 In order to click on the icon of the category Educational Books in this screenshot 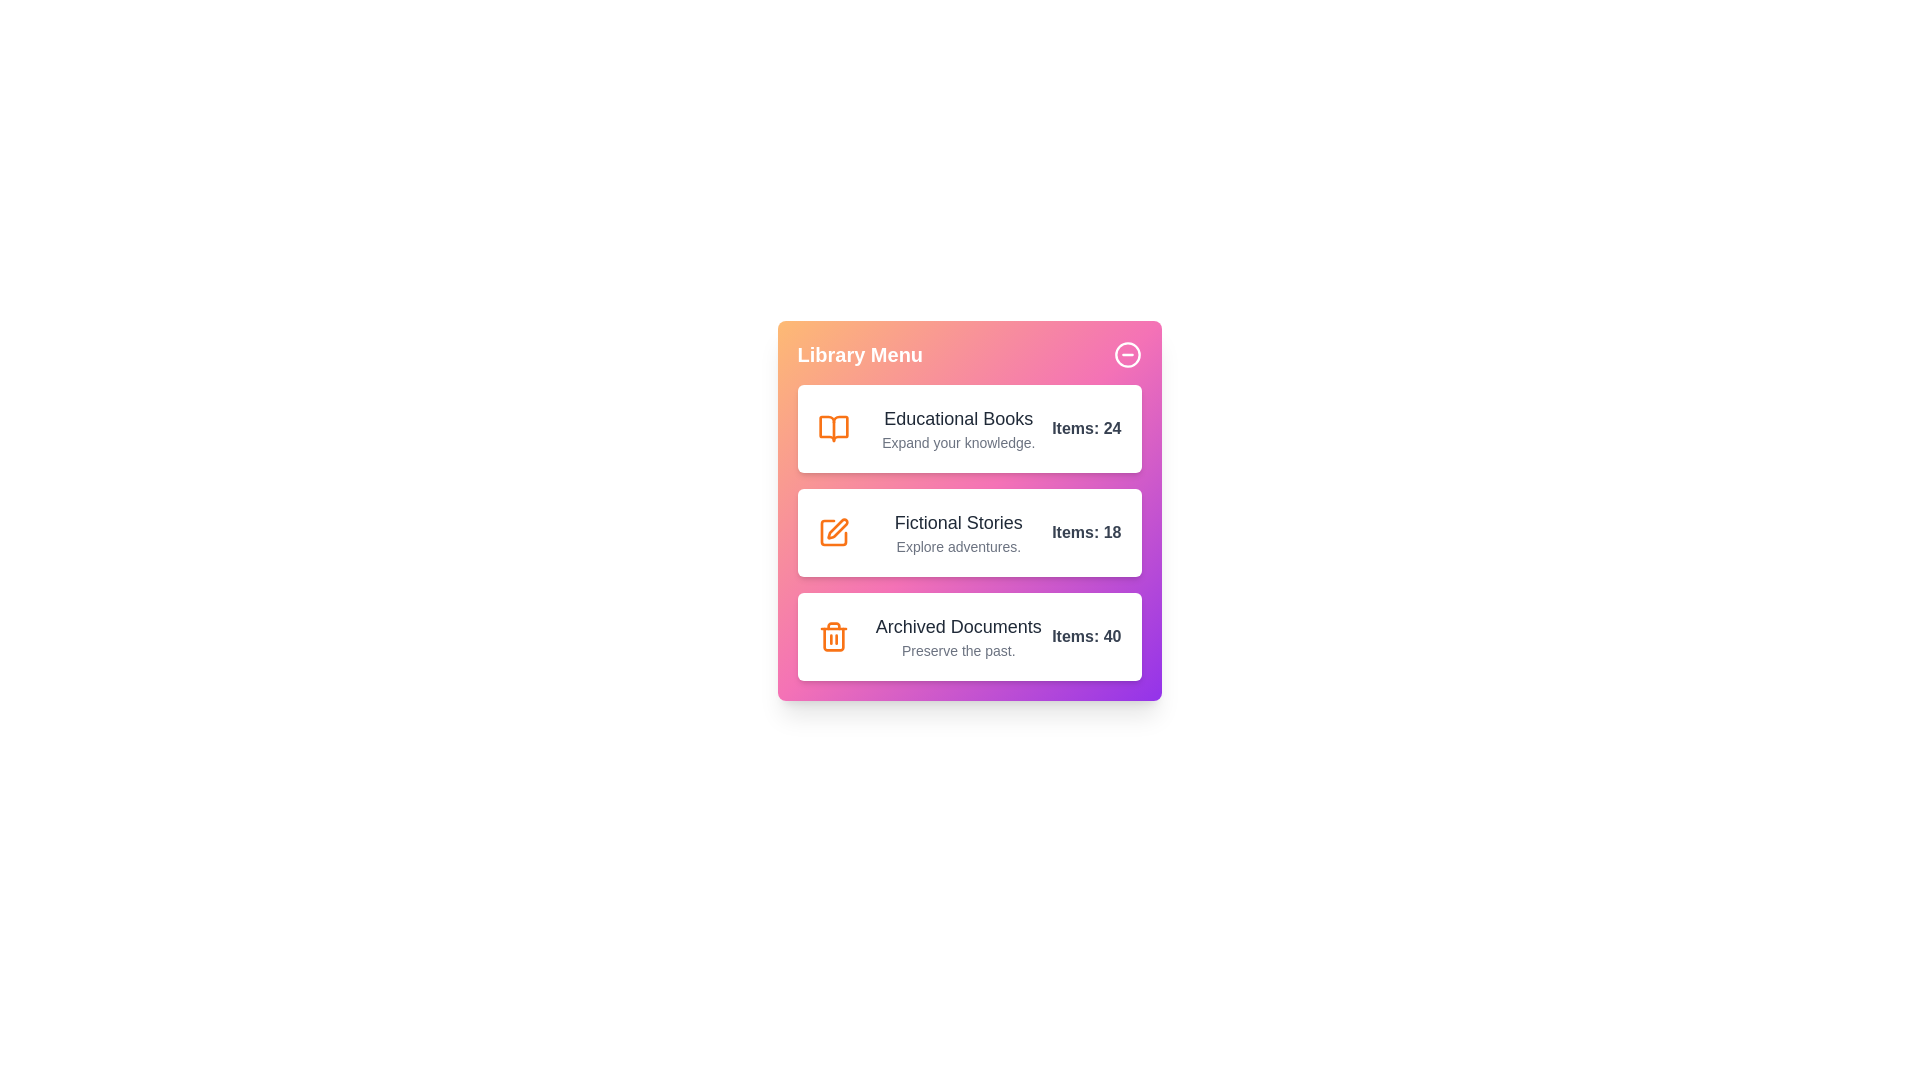, I will do `click(833, 427)`.